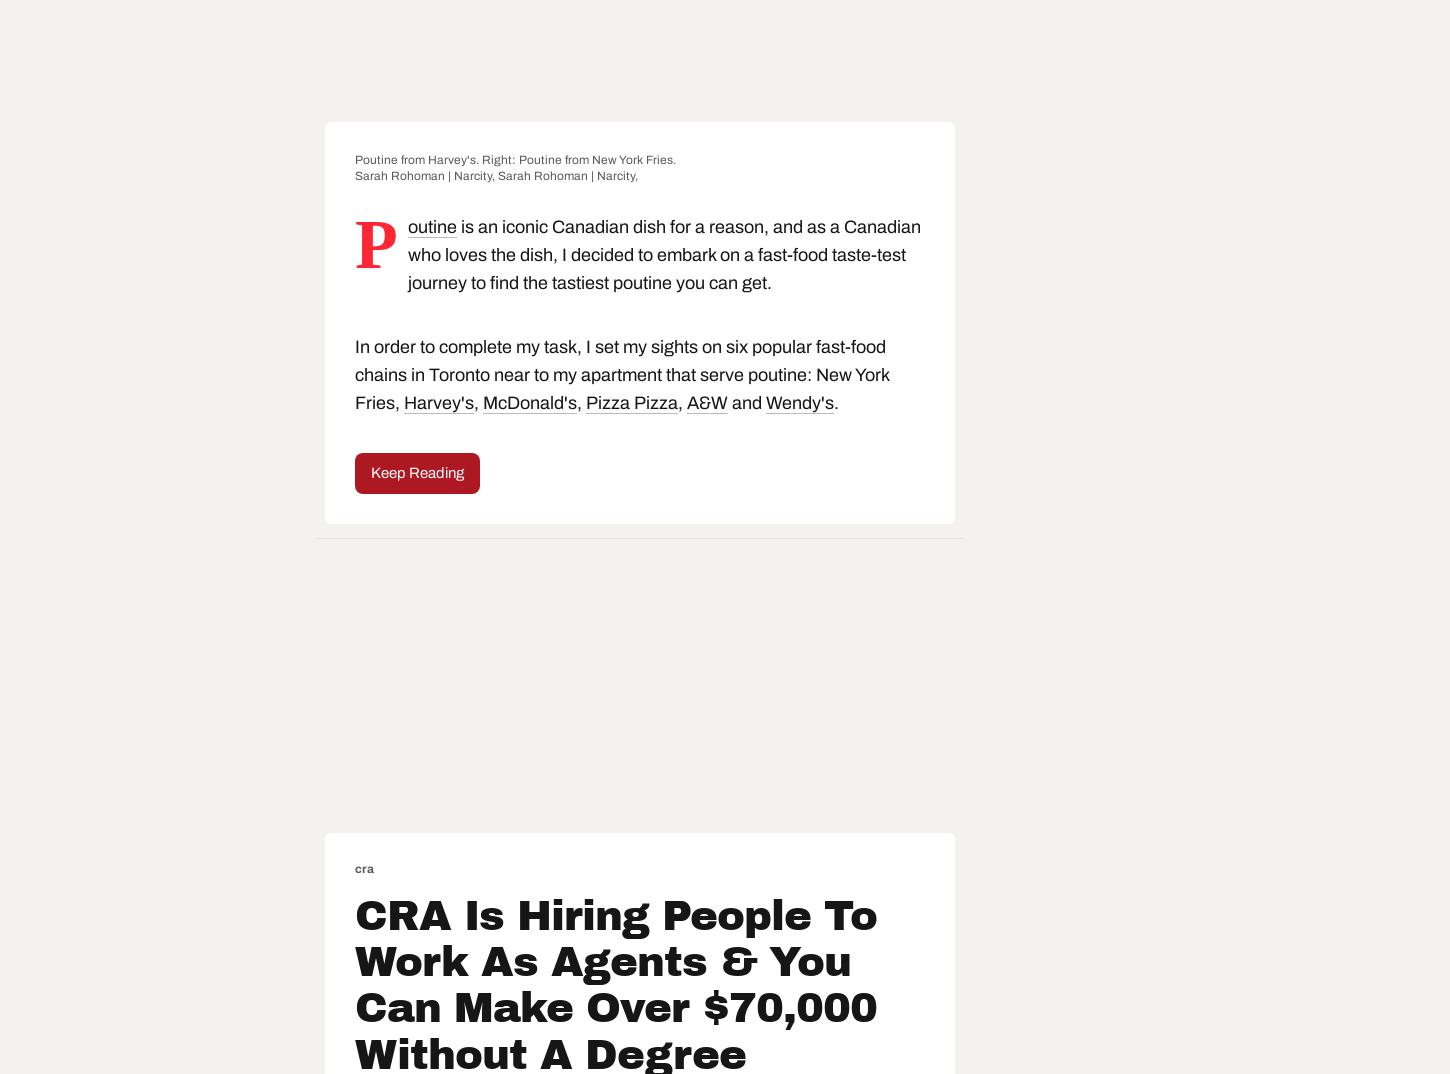 The height and width of the screenshot is (1074, 1450). What do you see at coordinates (766, 402) in the screenshot?
I see `'Wendy's'` at bounding box center [766, 402].